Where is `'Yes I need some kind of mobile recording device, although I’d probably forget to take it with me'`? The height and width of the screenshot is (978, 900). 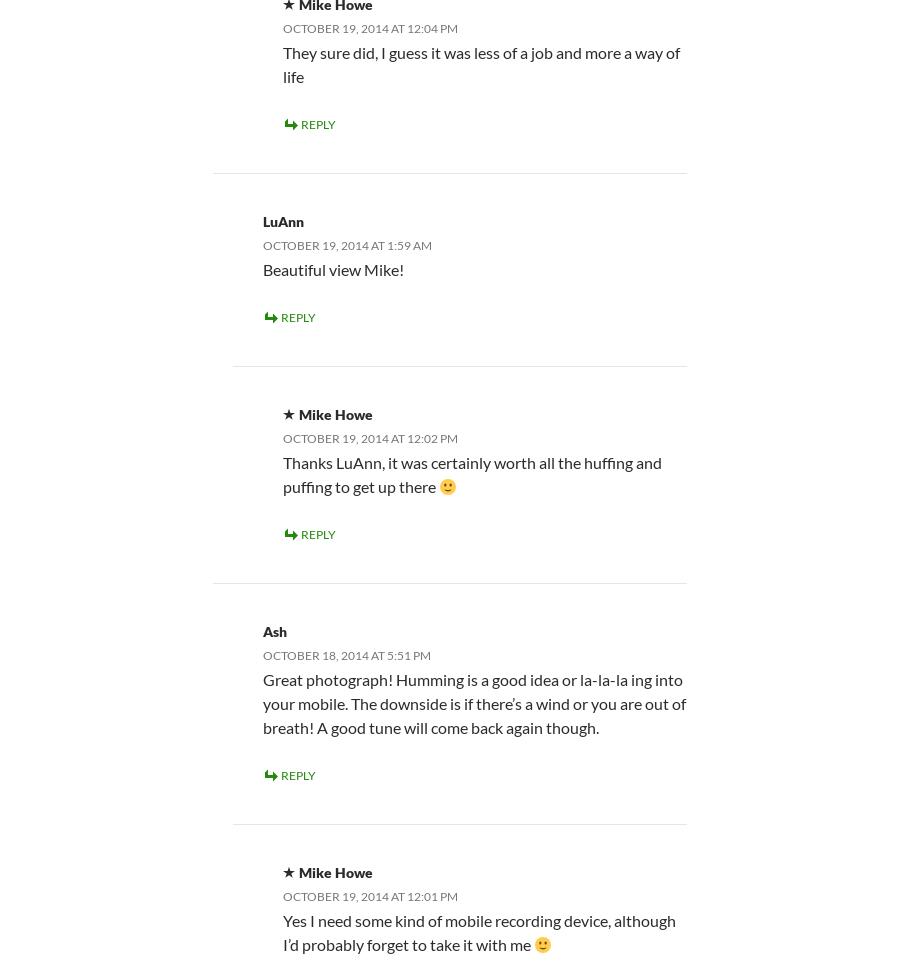
'Yes I need some kind of mobile recording device, although I’d probably forget to take it with me' is located at coordinates (281, 930).